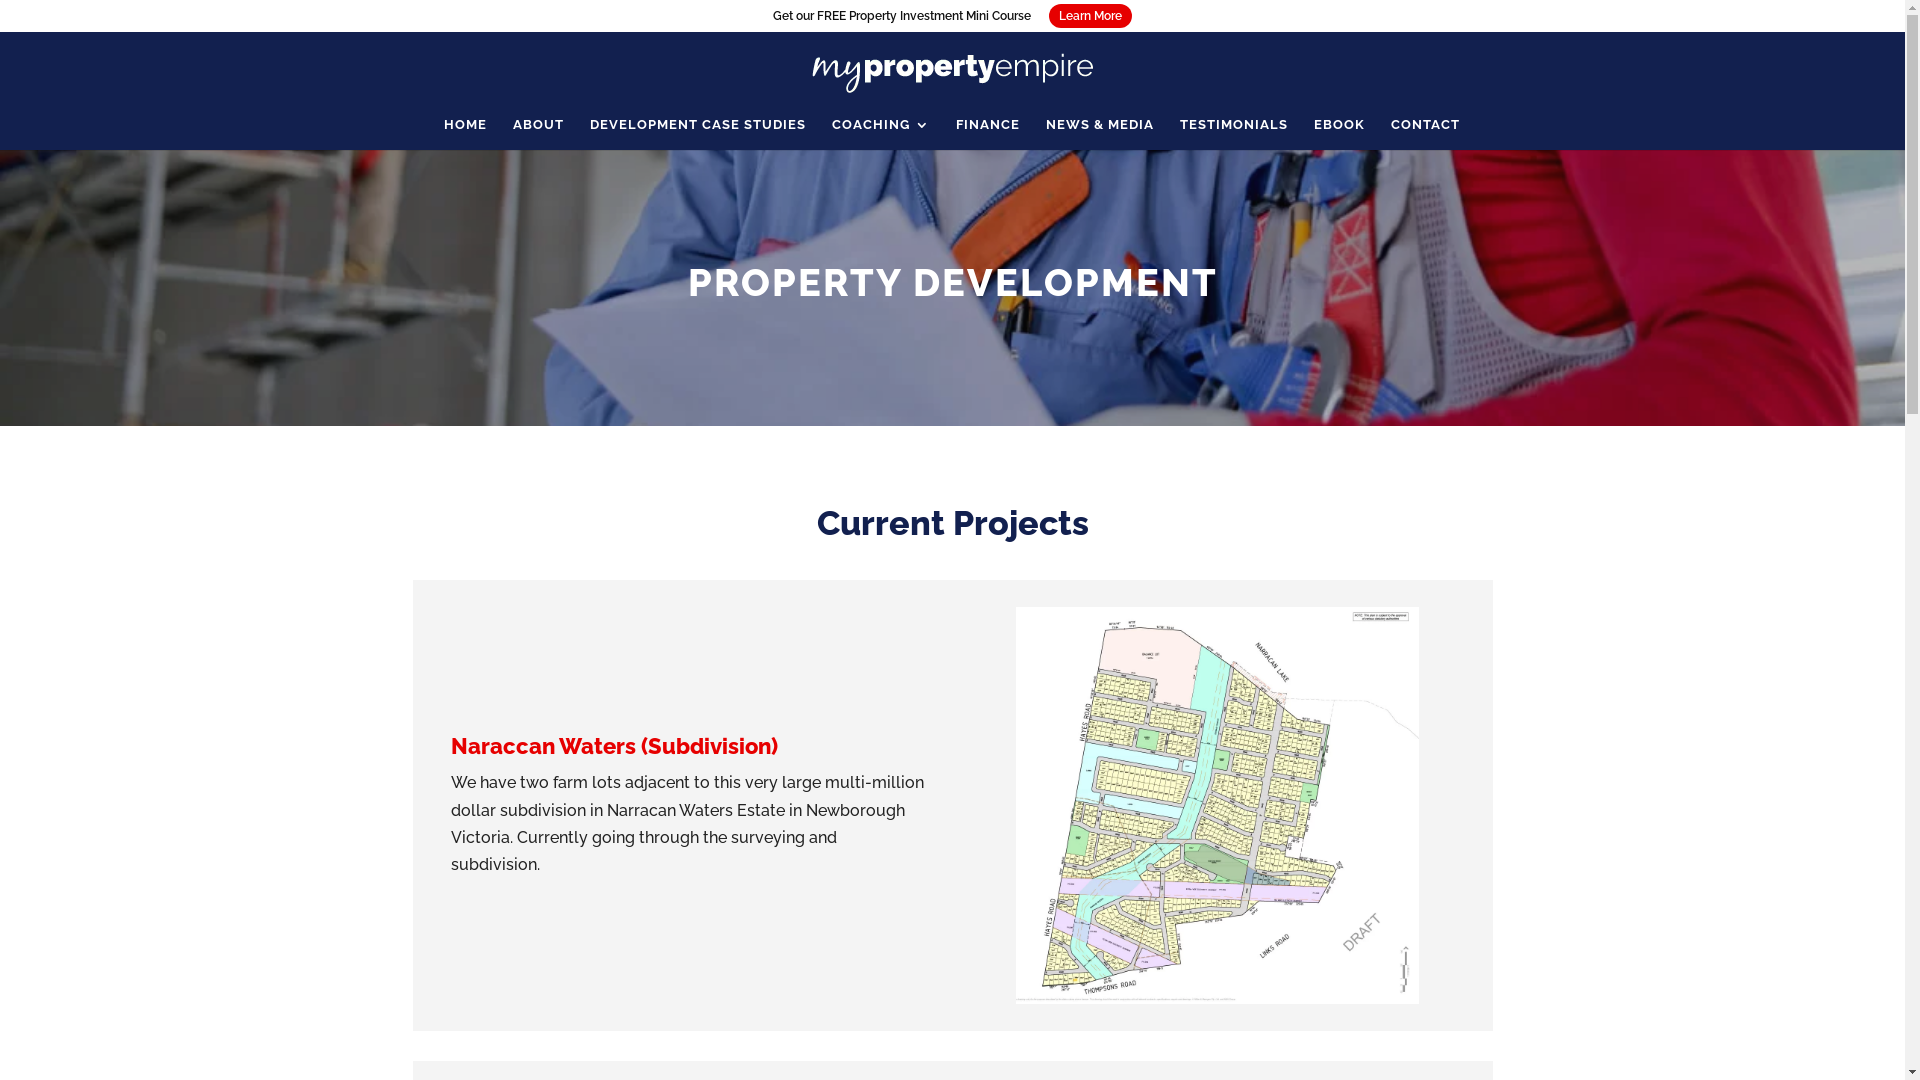  Describe the element at coordinates (988, 134) in the screenshot. I see `'FINANCE'` at that location.